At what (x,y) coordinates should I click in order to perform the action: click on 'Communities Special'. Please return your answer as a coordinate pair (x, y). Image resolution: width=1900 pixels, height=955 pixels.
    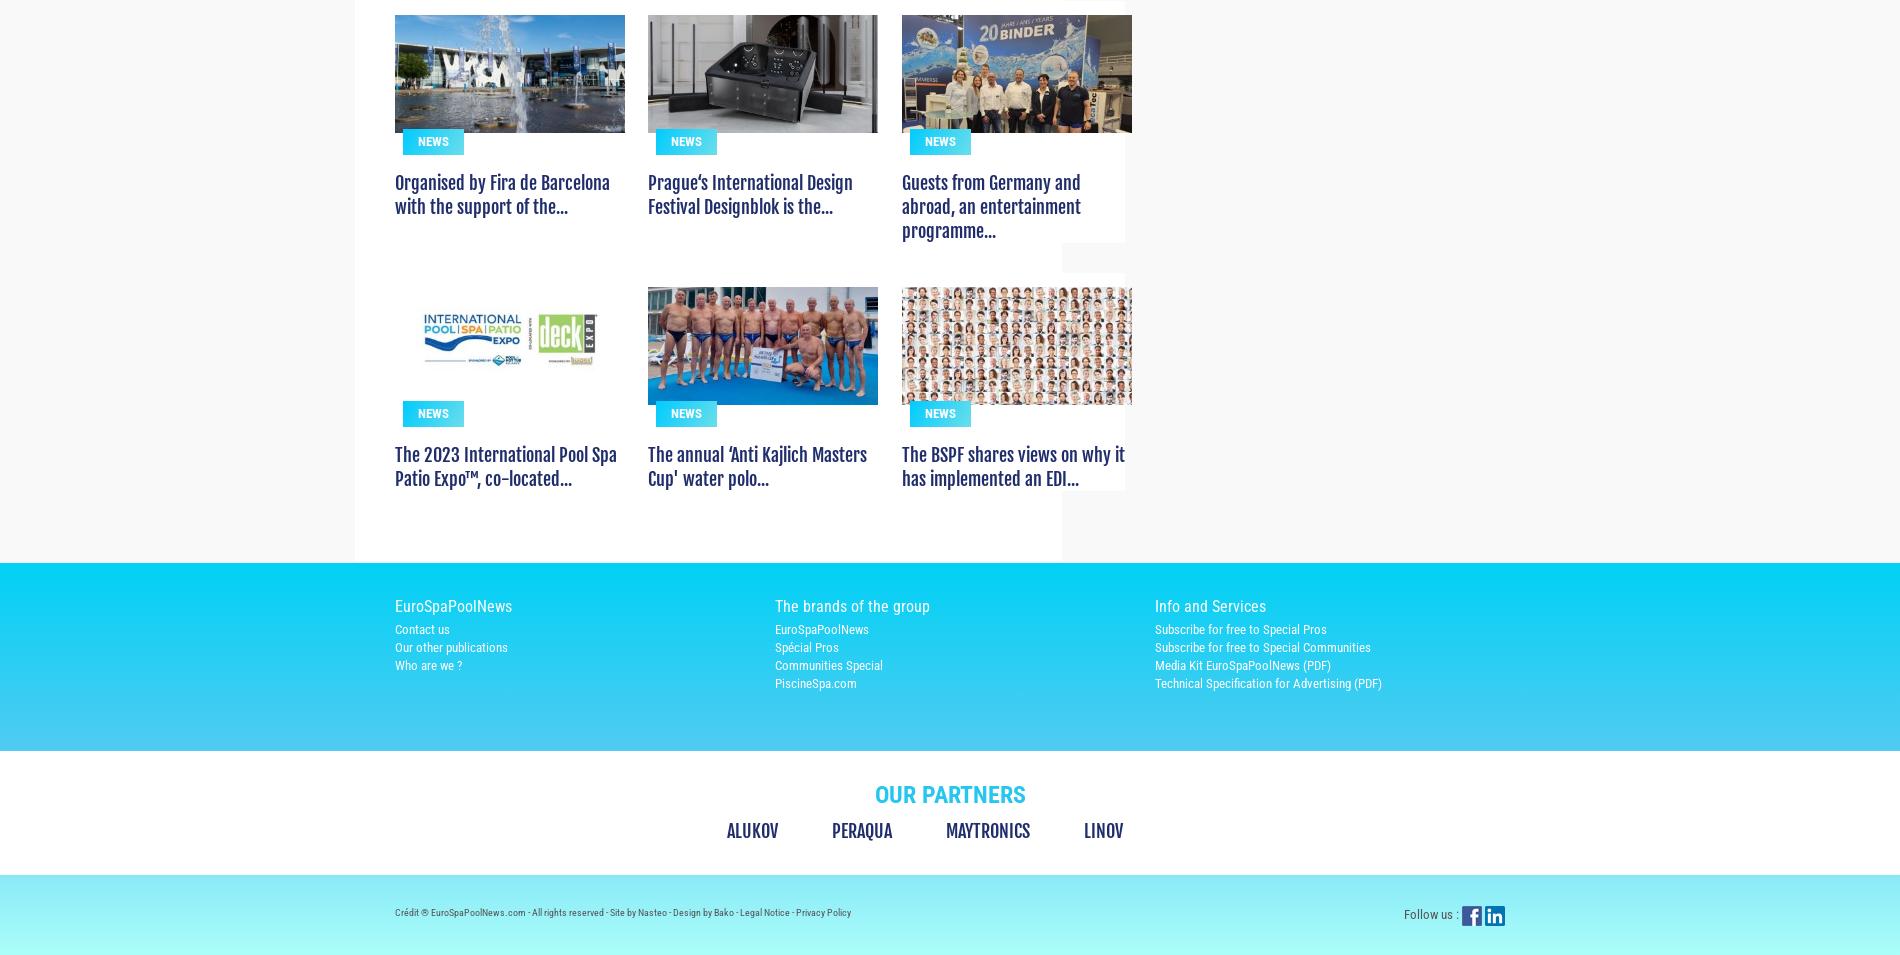
    Looking at the image, I should click on (827, 700).